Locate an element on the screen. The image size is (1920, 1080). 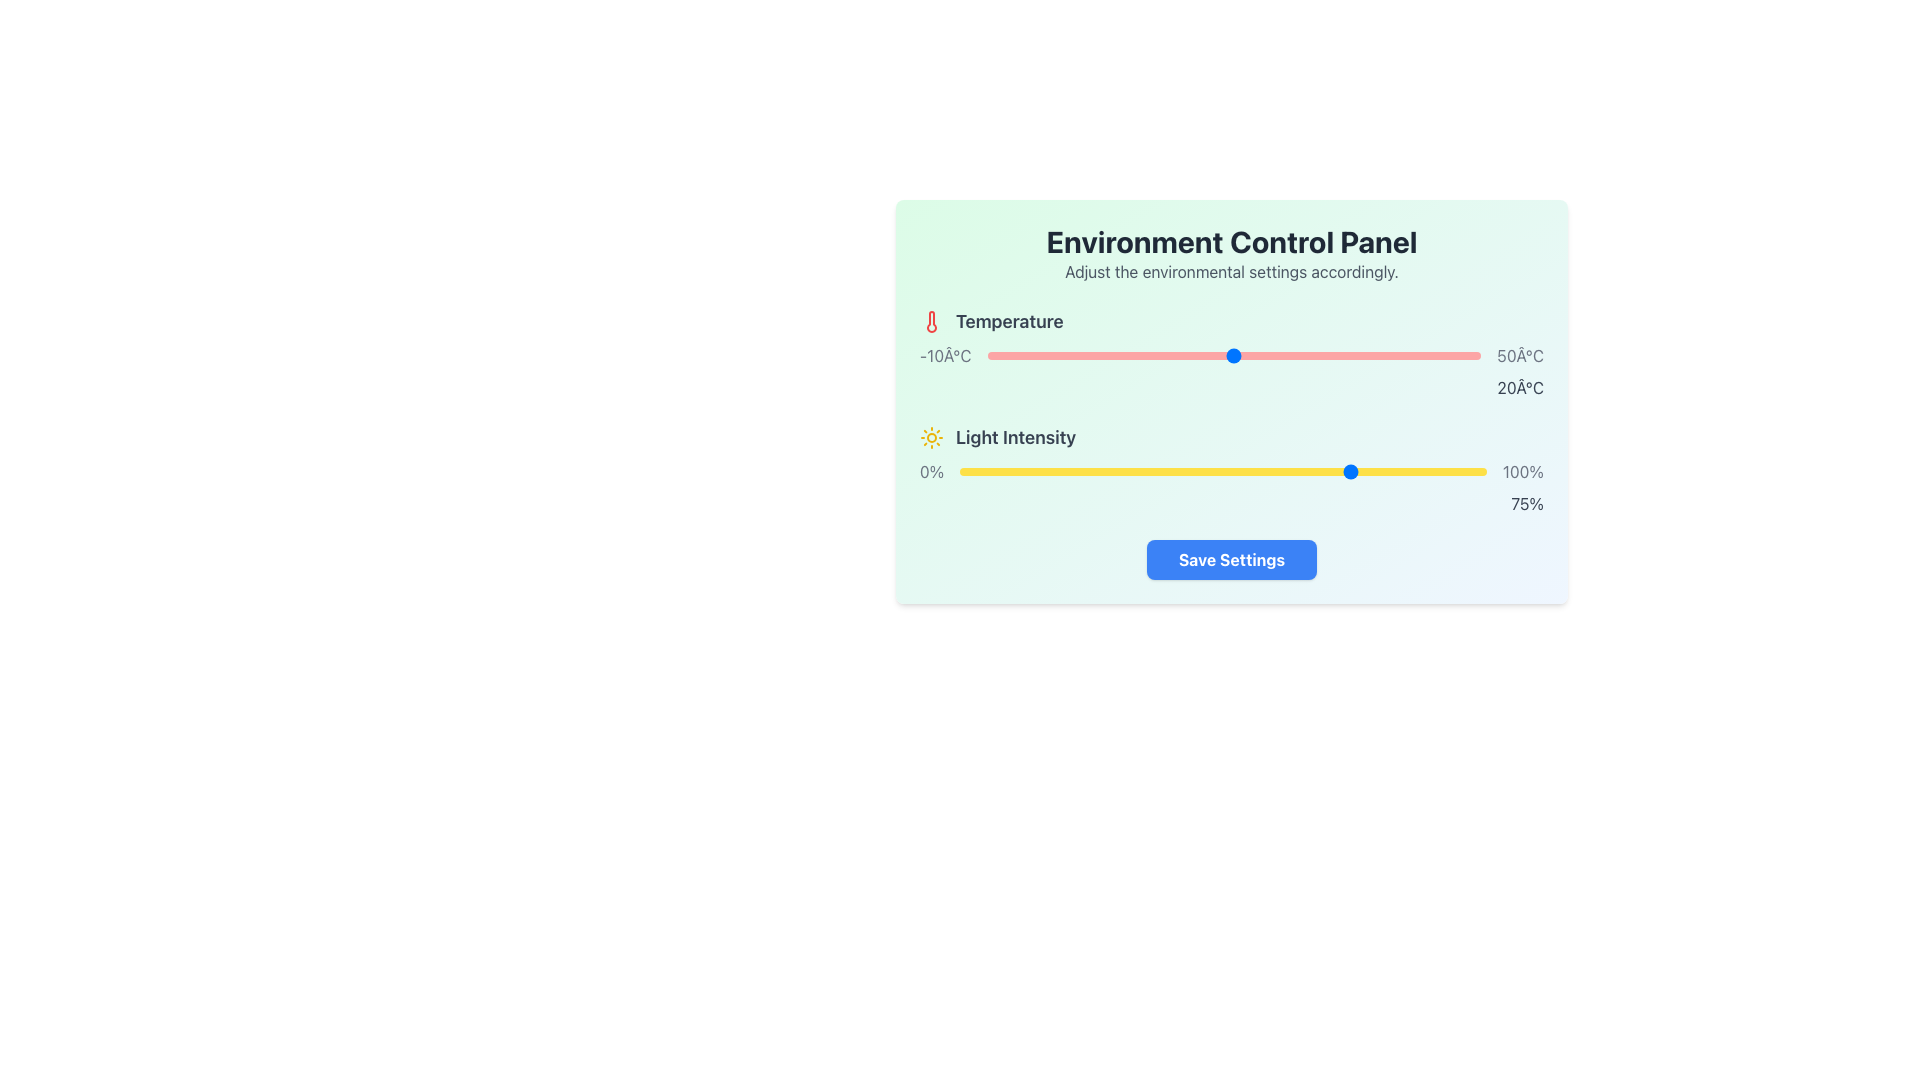
the temperature setting icon, which is located near the top-left corner of the central panel and adjacent to the 'Temperature' label is located at coordinates (930, 320).